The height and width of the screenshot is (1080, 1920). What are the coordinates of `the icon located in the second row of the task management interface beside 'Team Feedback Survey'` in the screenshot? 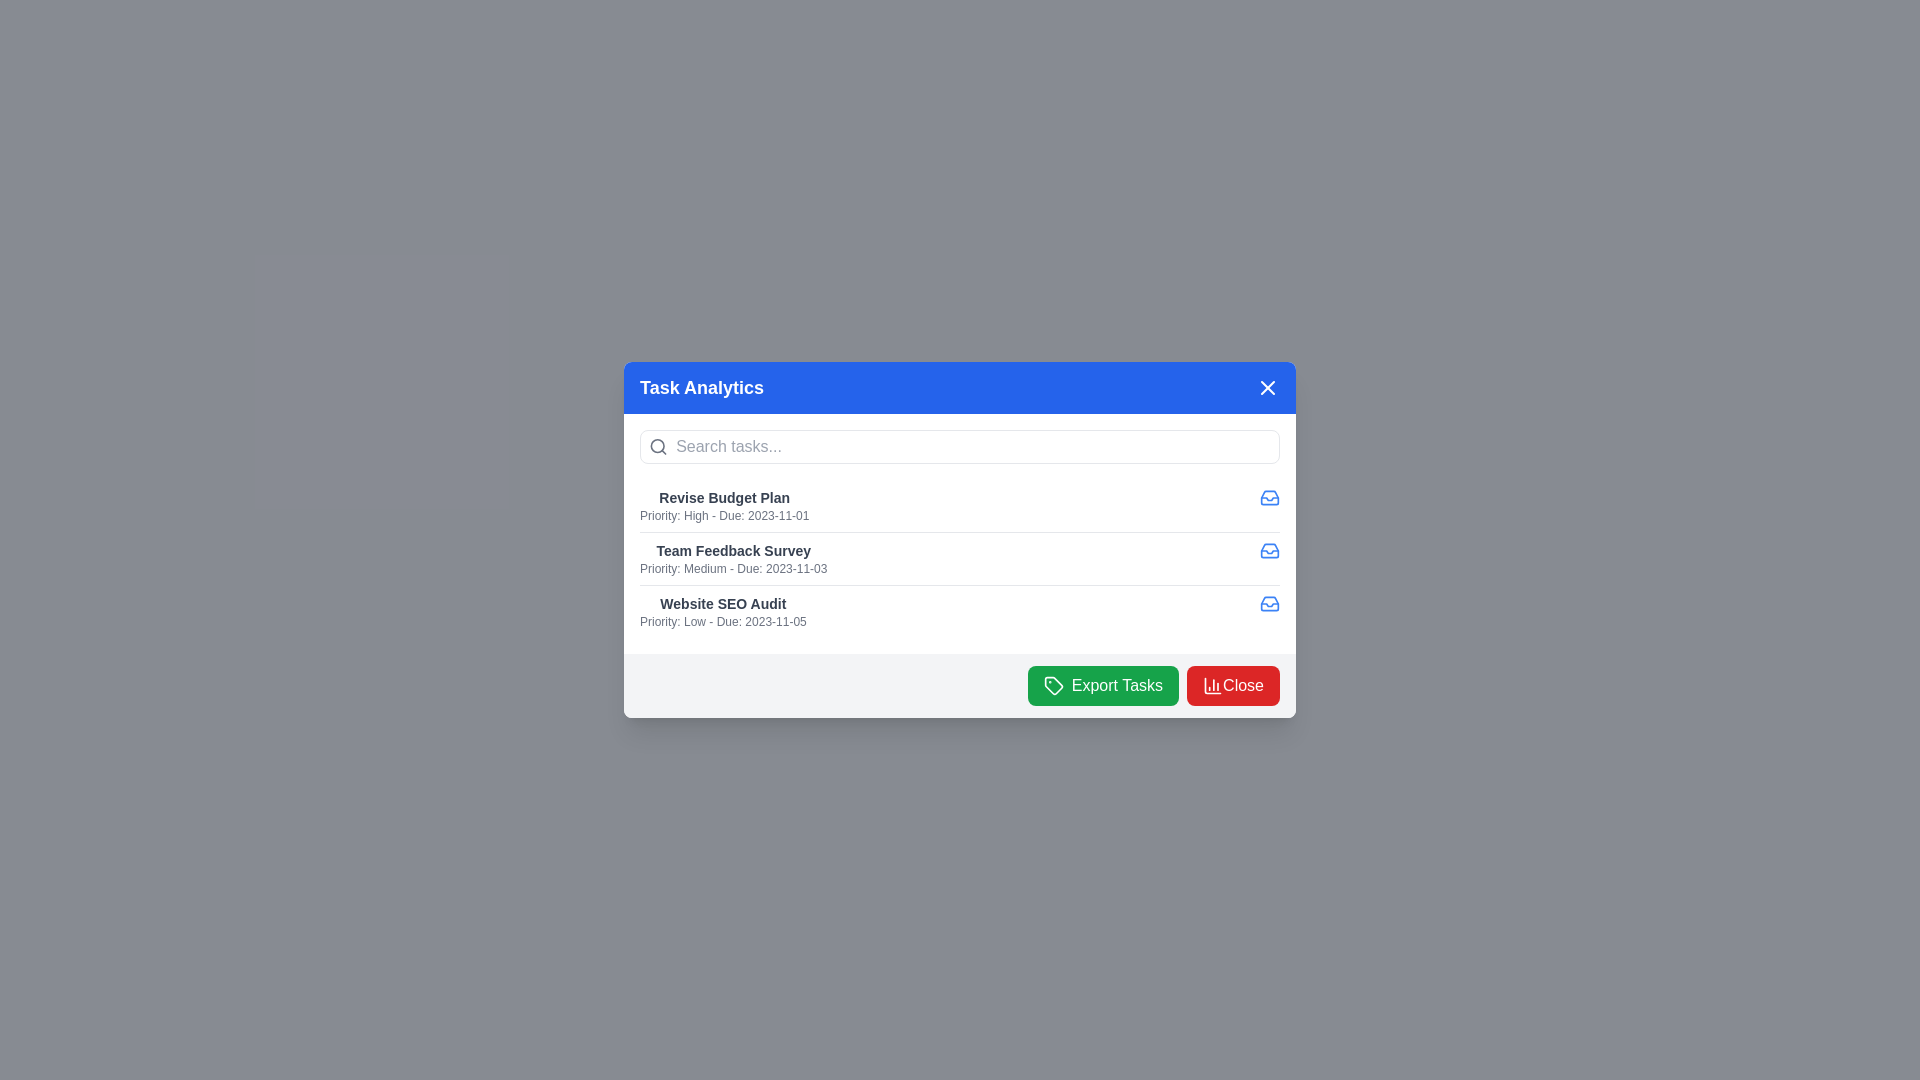 It's located at (1269, 551).